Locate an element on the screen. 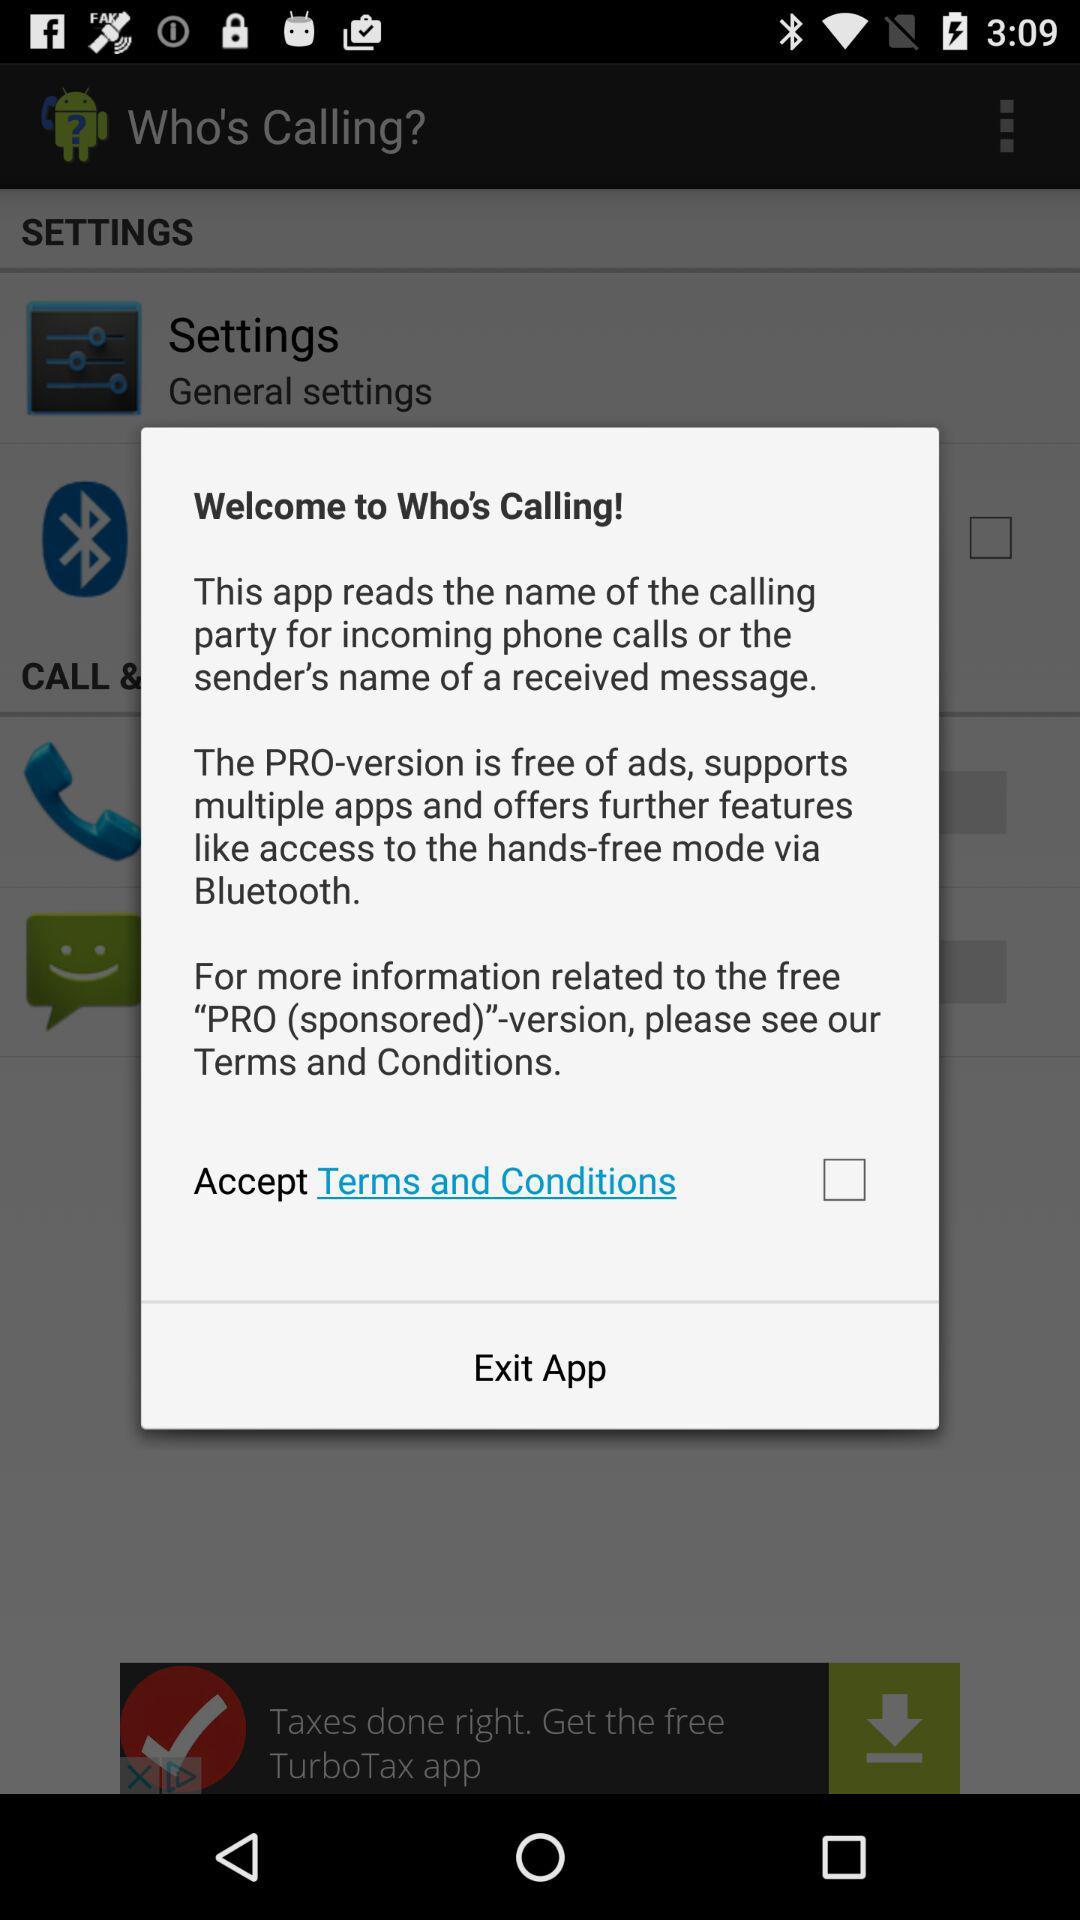  accept terms and conditions is located at coordinates (844, 1179).